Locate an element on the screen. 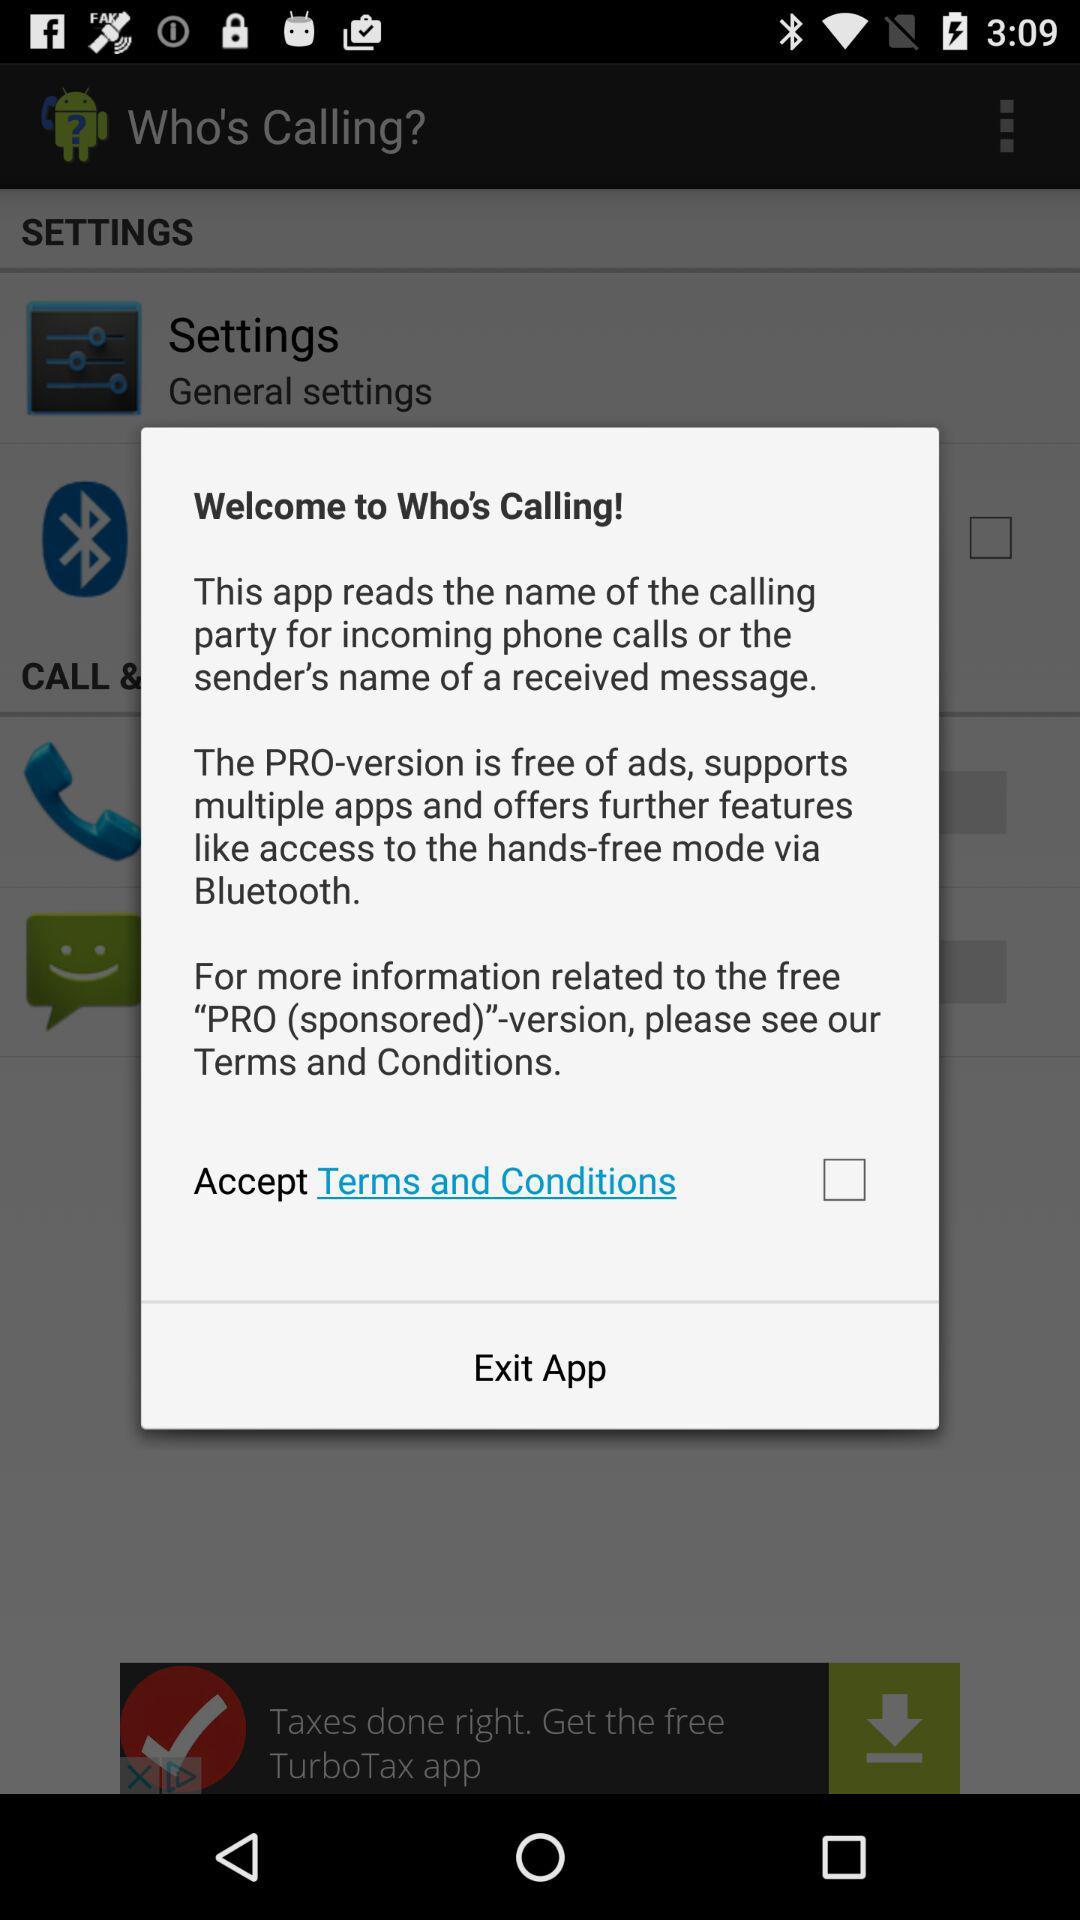  accept terms and conditions is located at coordinates (844, 1179).